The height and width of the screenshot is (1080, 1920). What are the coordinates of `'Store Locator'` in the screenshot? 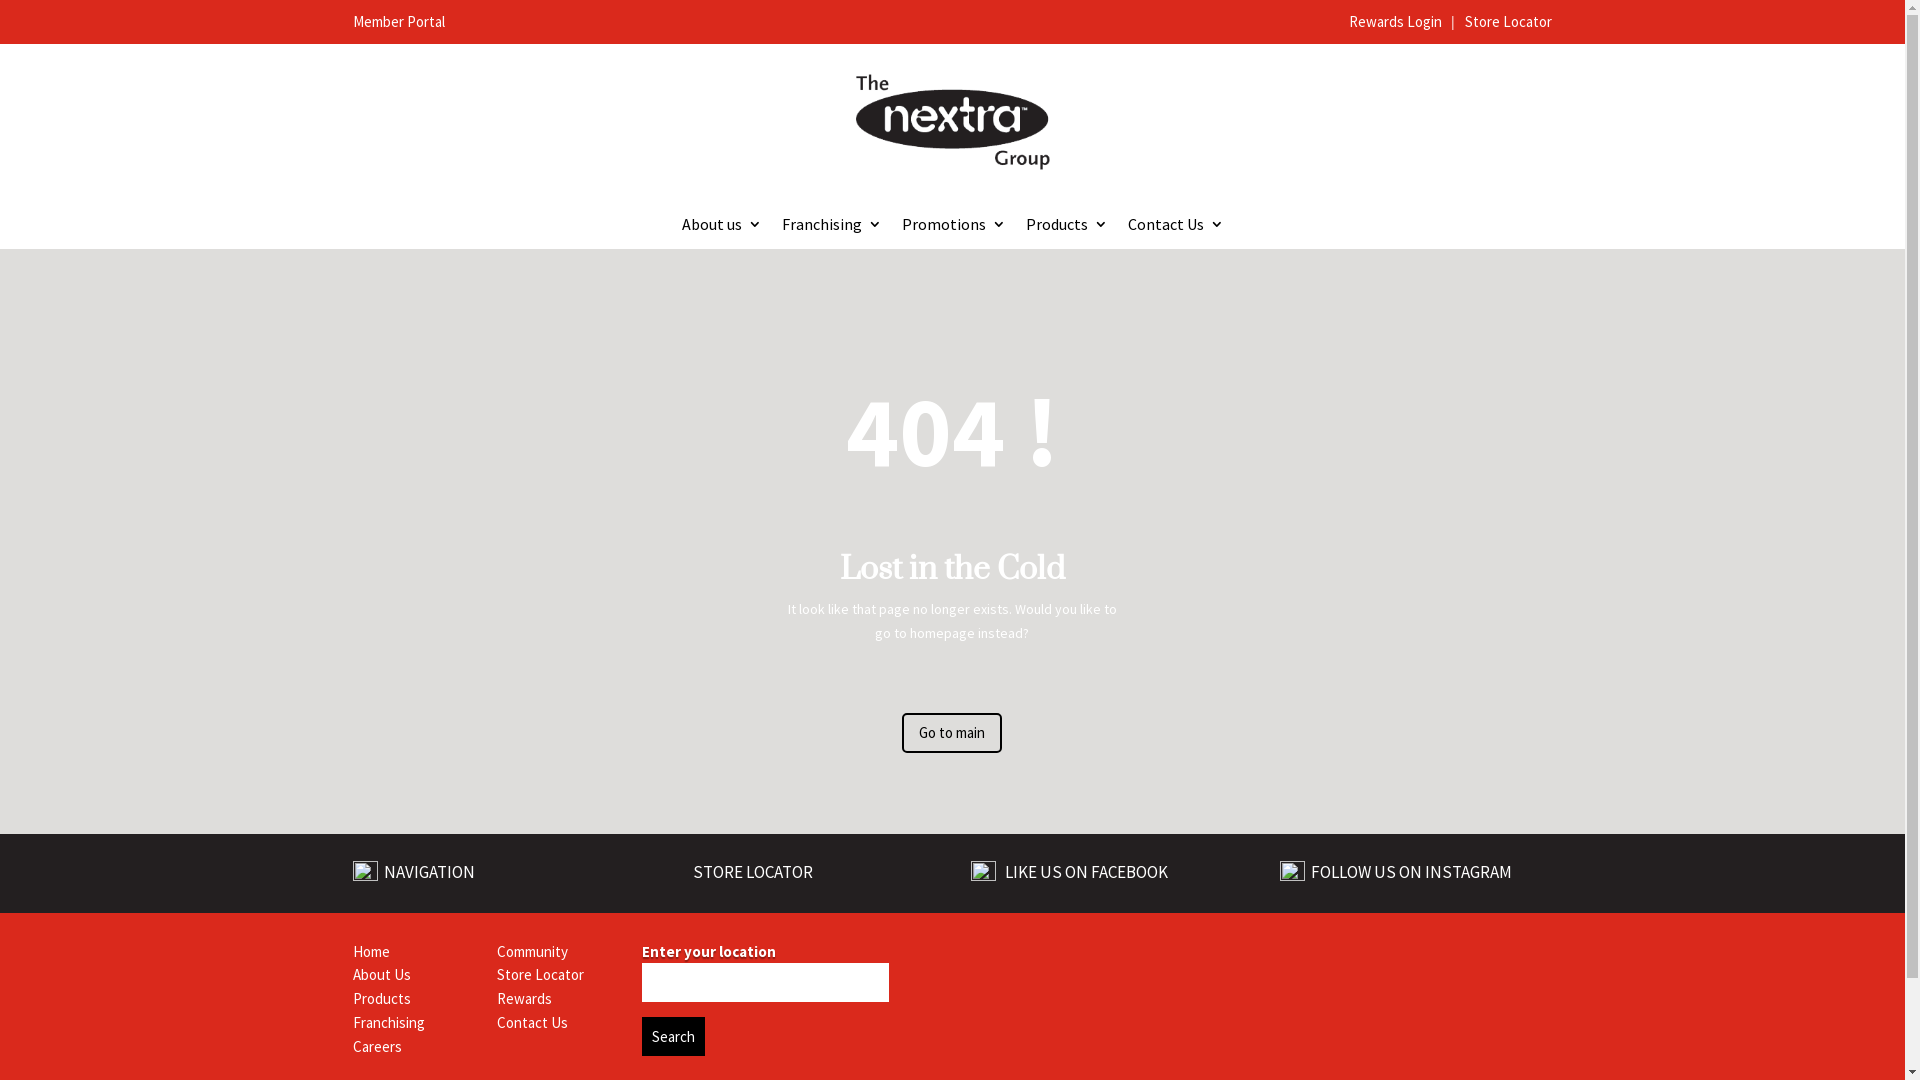 It's located at (540, 973).